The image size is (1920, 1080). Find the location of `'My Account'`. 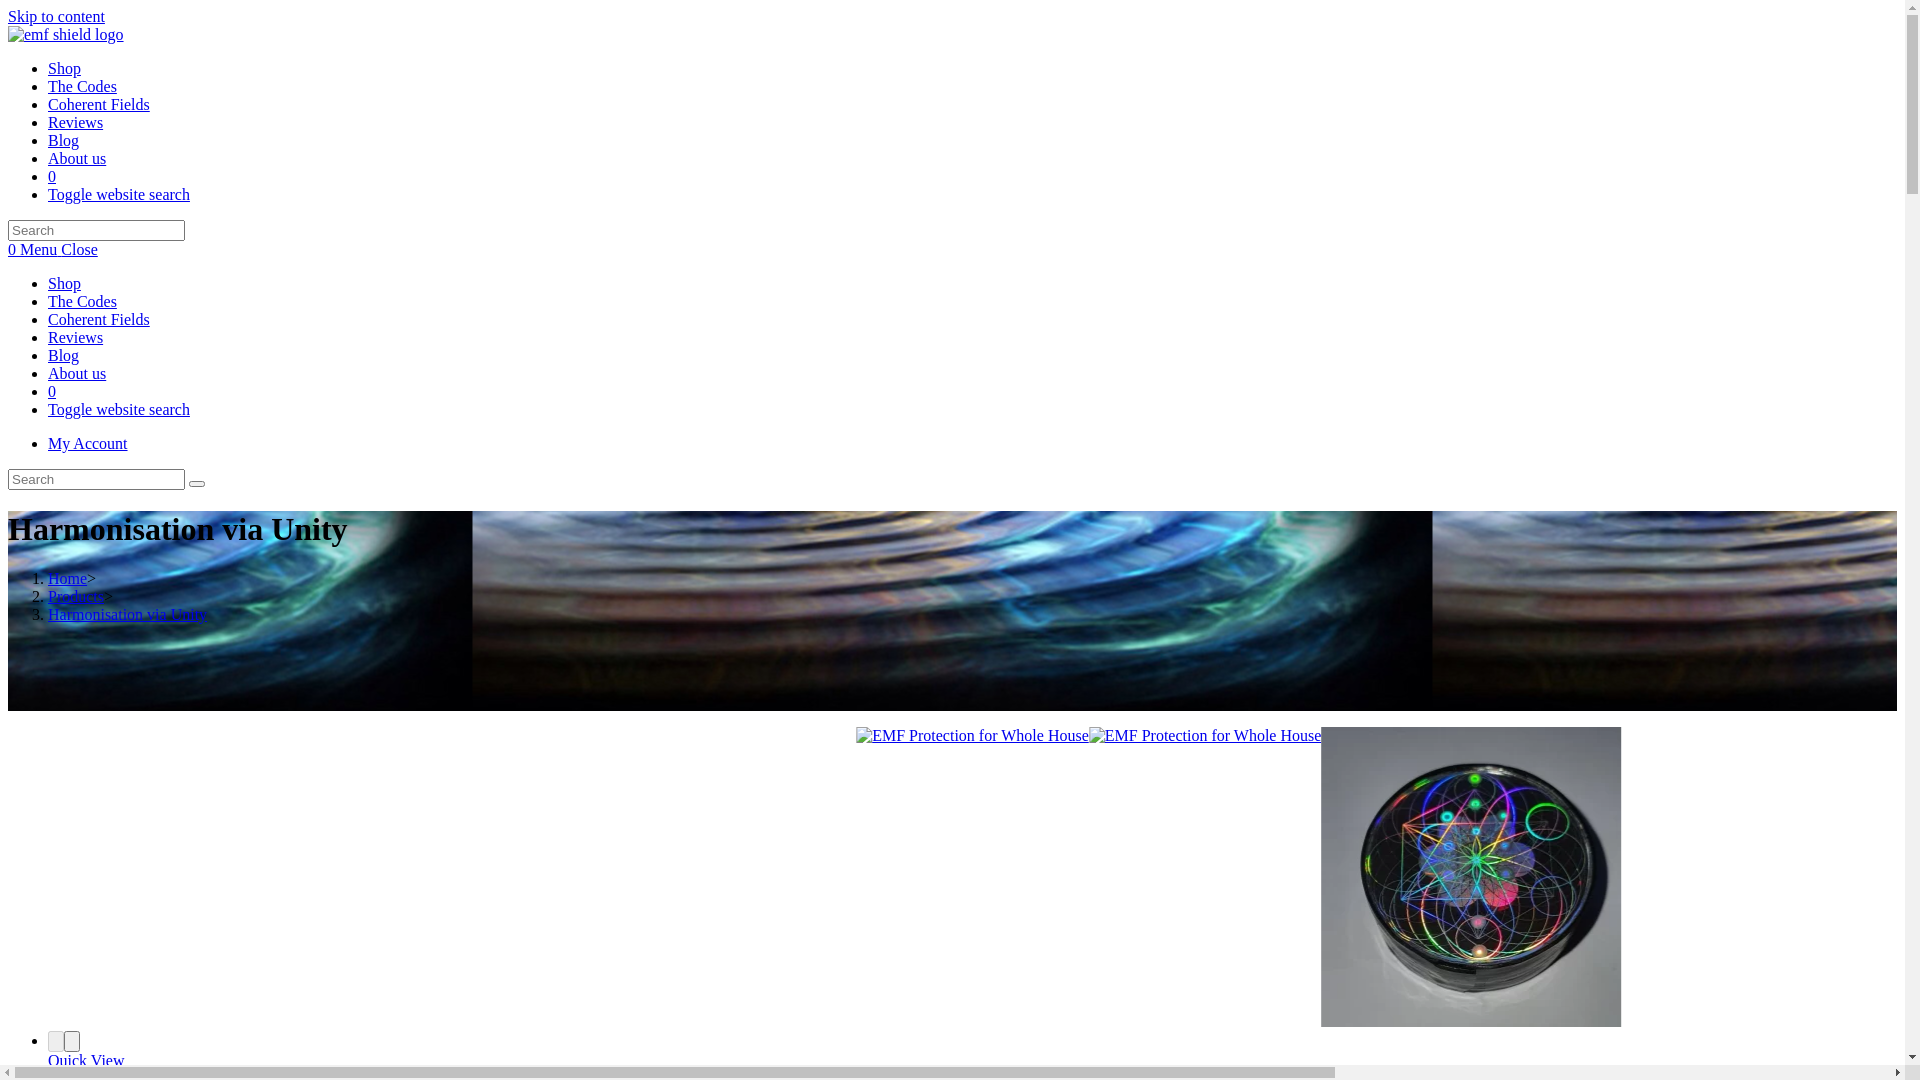

'My Account' is located at coordinates (86, 442).